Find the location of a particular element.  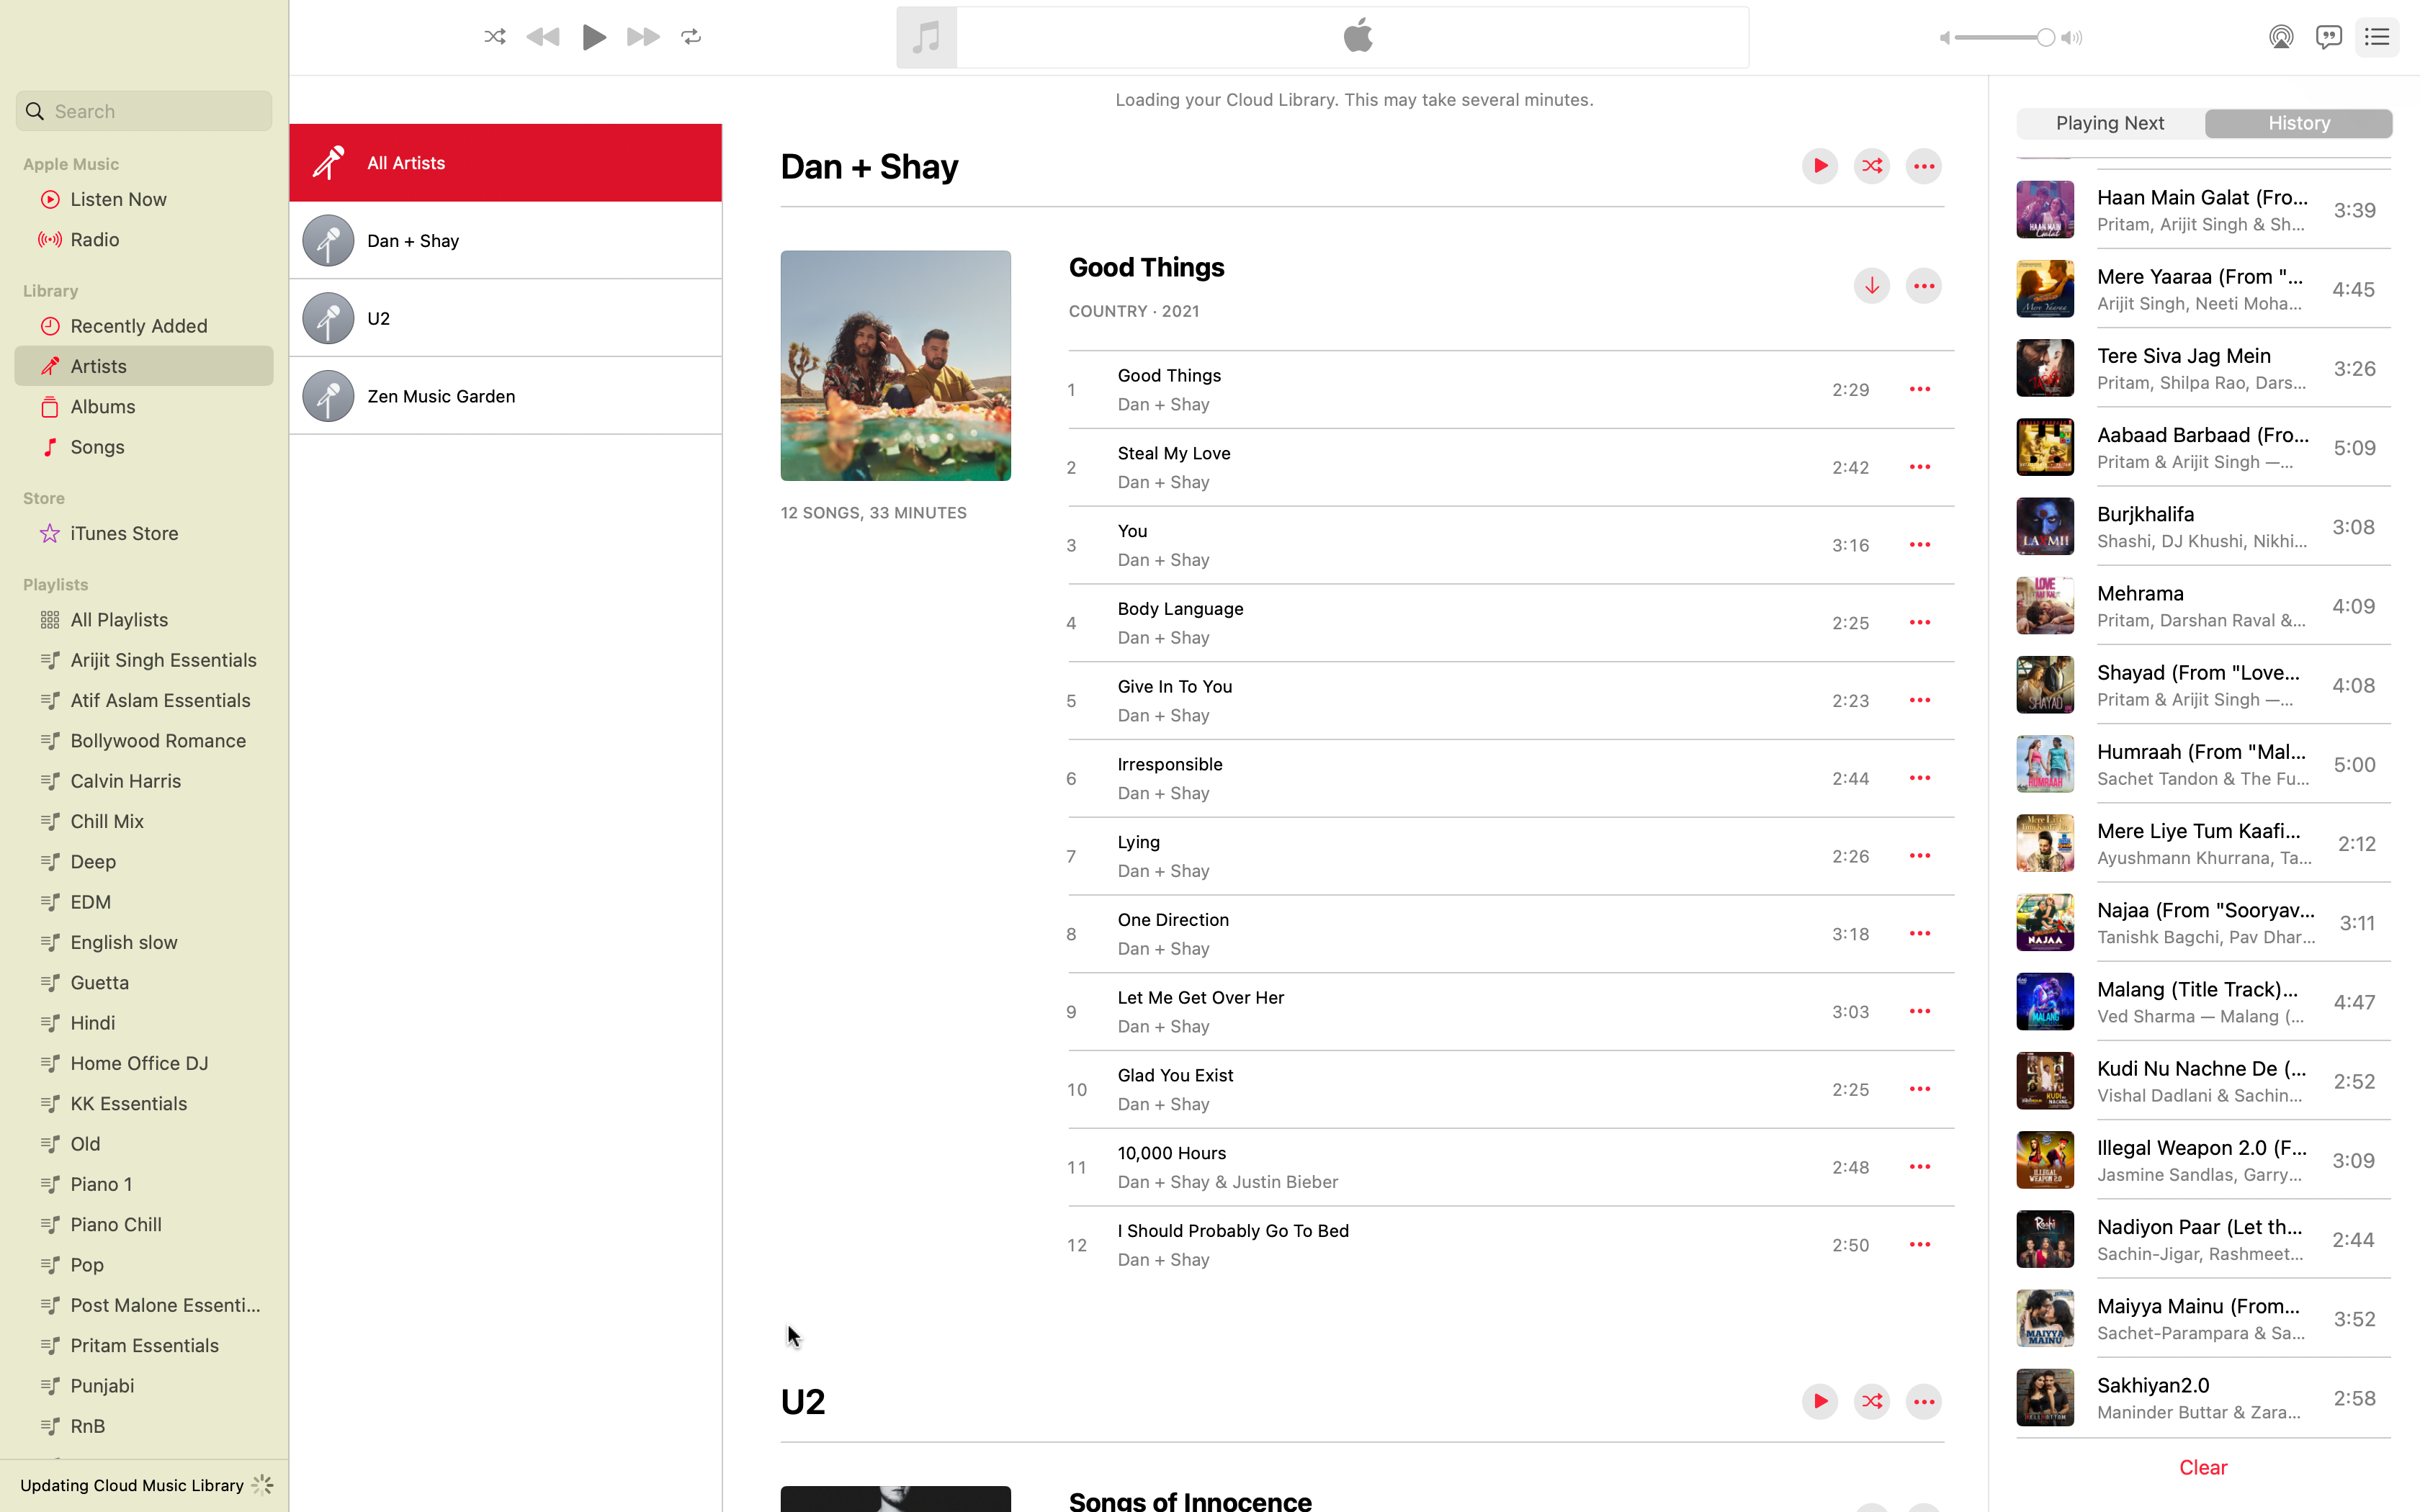

Play the song "Mere Liye Tum Kaafi is located at coordinates (2200, 842).